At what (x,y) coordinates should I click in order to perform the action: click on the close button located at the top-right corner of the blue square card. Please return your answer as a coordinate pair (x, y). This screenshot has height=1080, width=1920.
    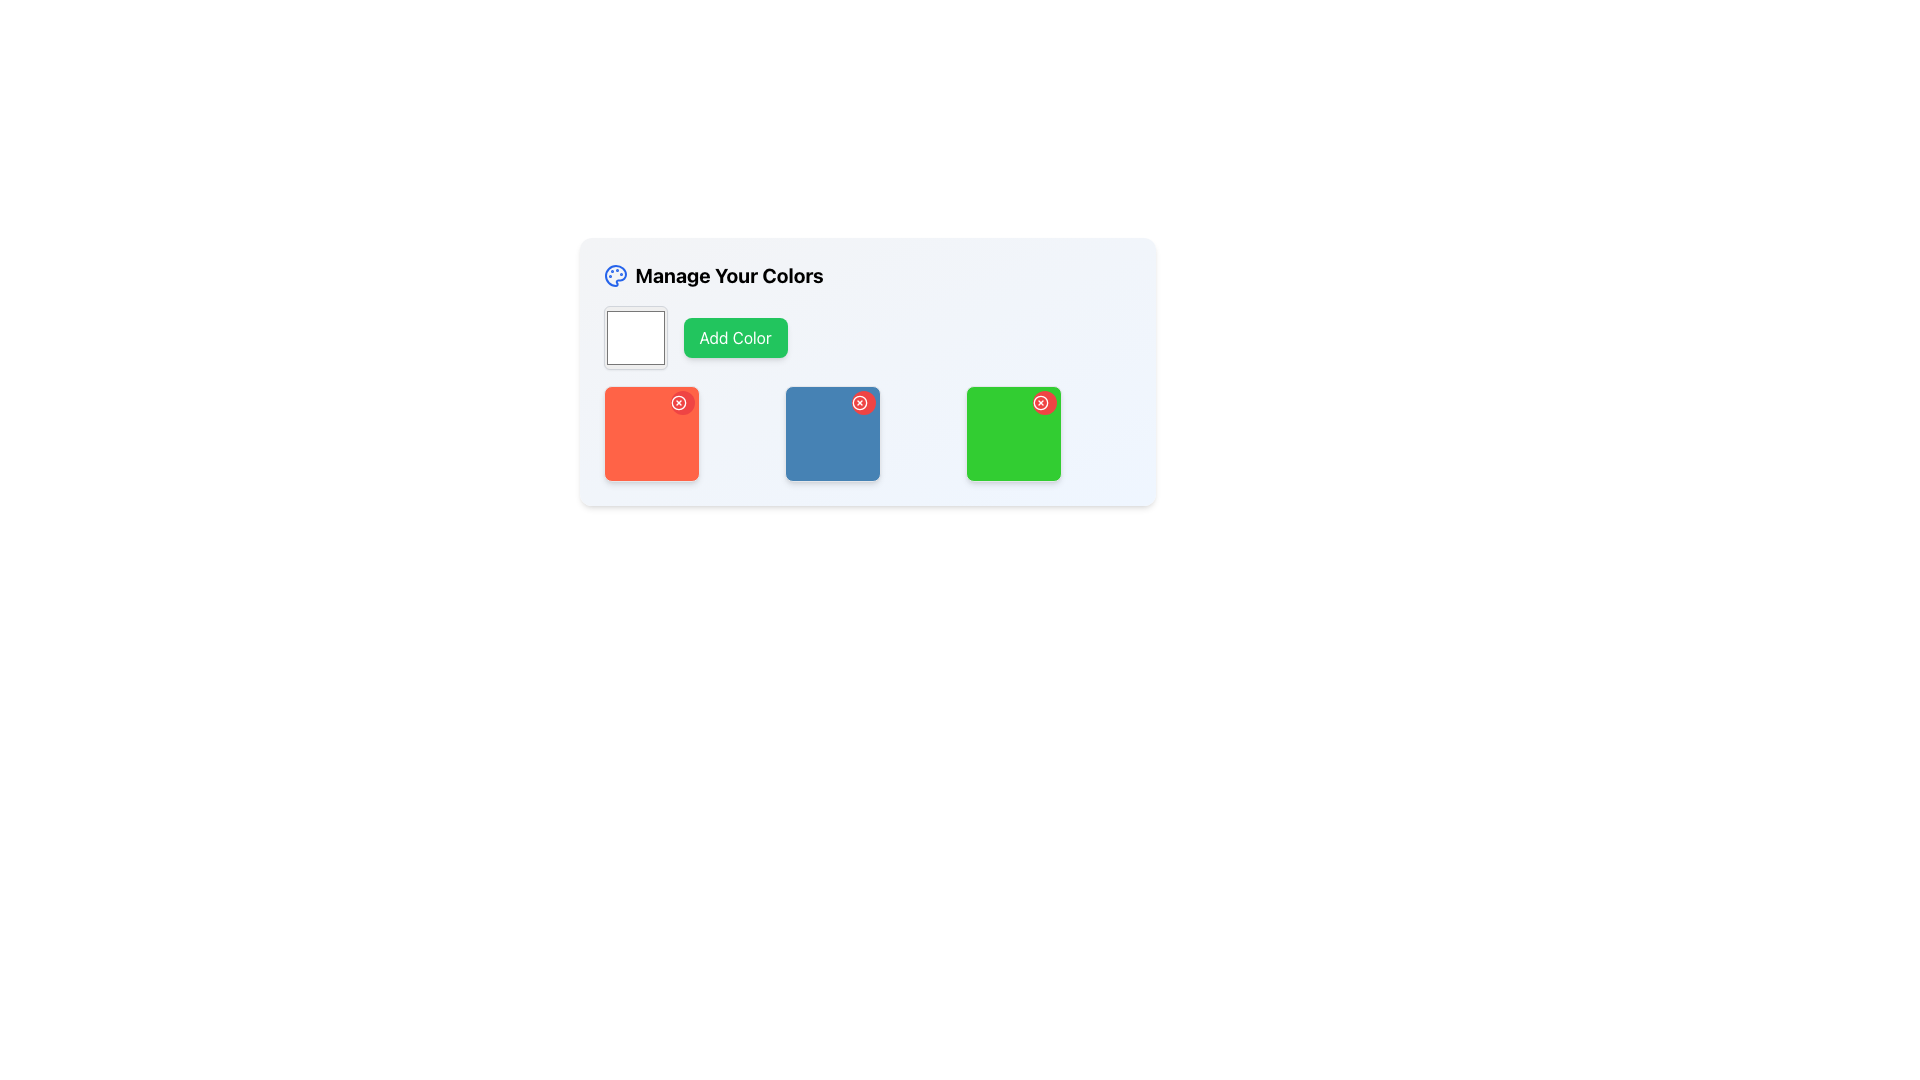
    Looking at the image, I should click on (863, 402).